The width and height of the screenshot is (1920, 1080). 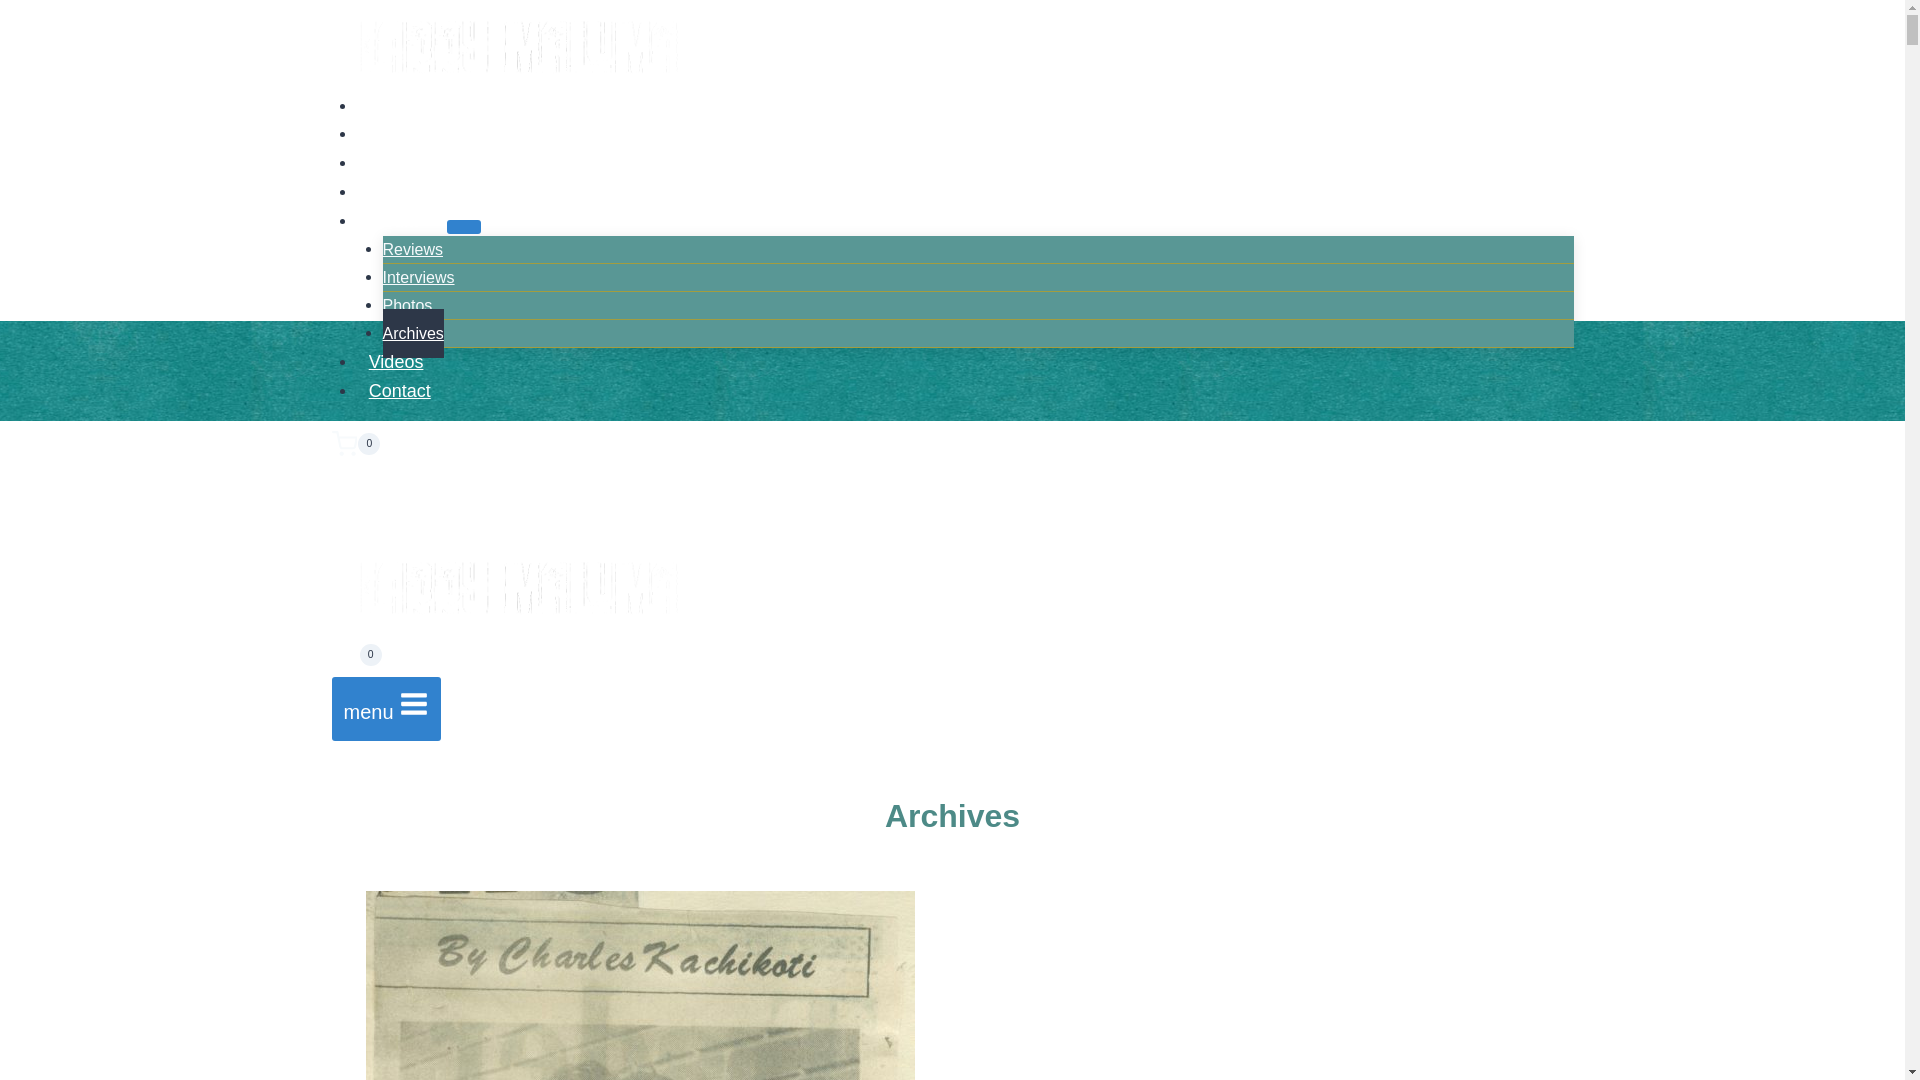 I want to click on '0', so click(x=356, y=659).